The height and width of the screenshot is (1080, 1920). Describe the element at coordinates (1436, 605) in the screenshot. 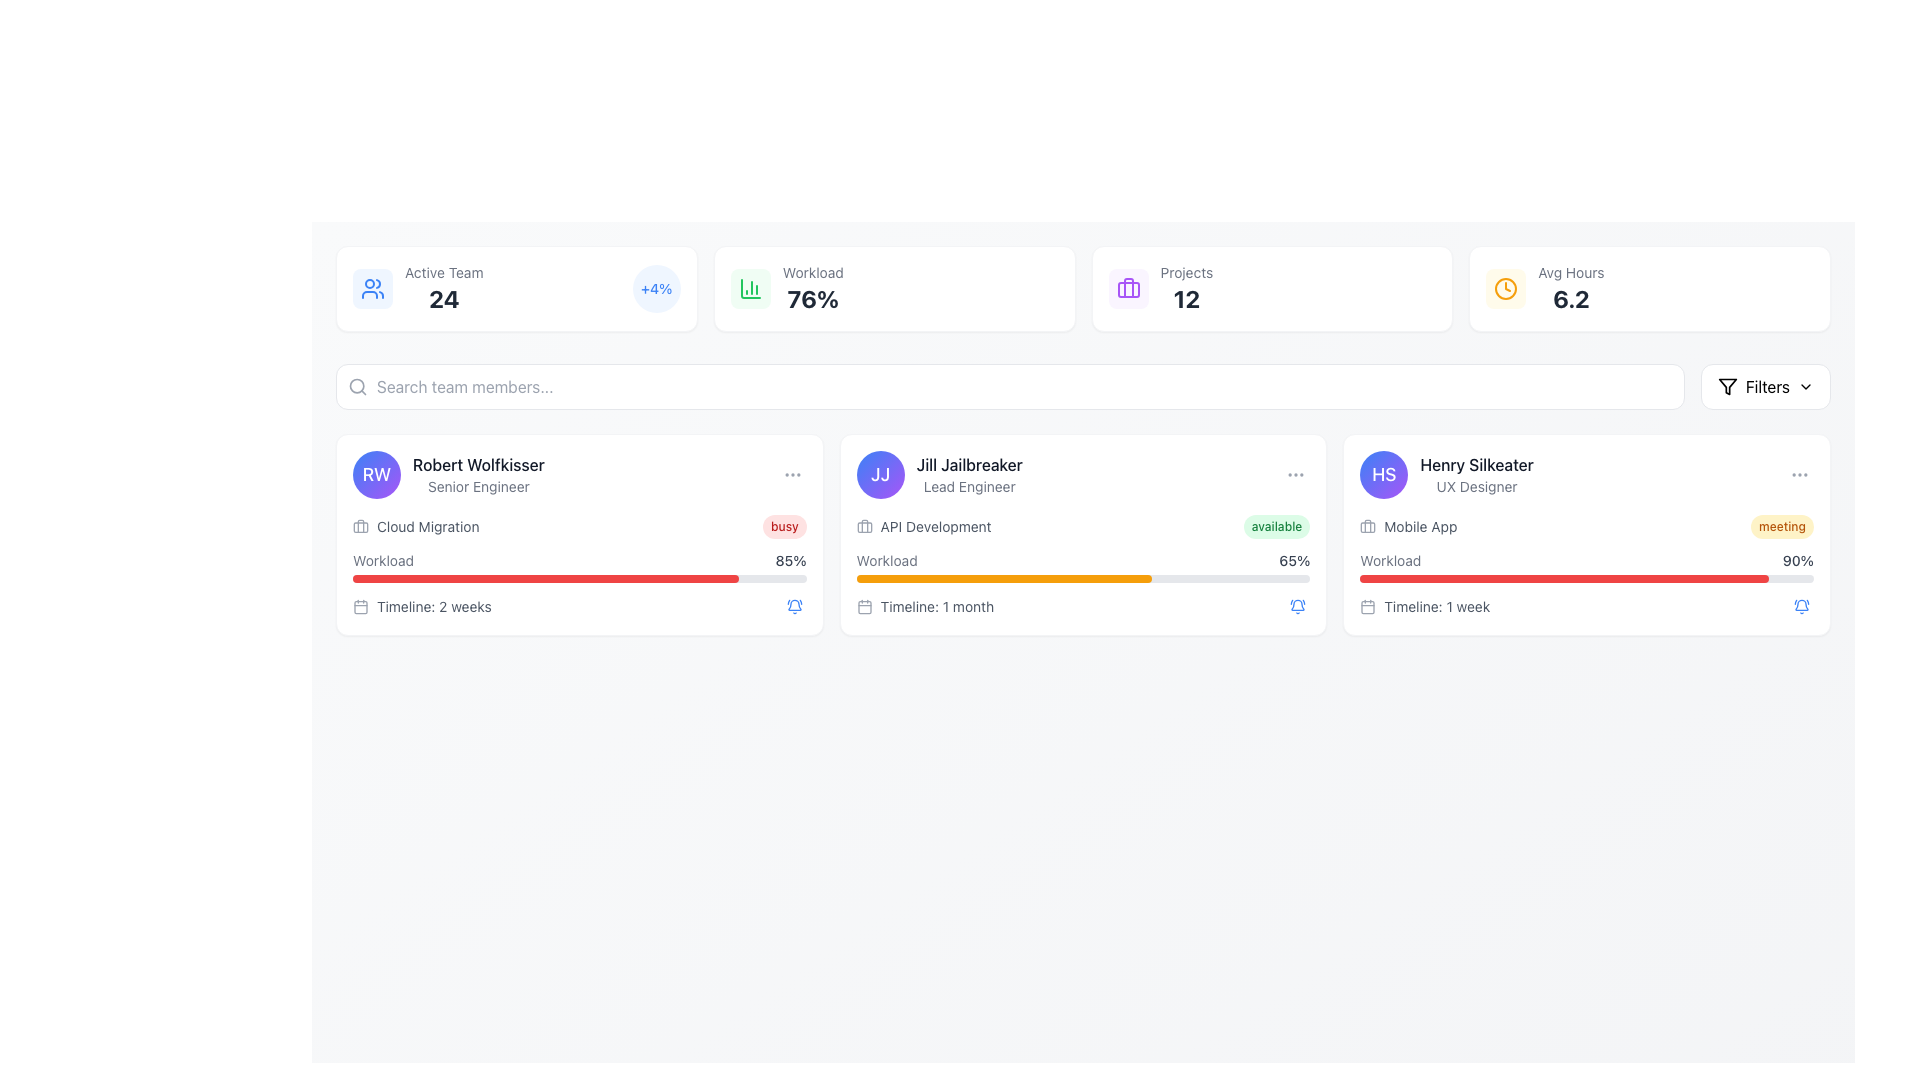

I see `the static text display that shows the timeline duration for the user 'Henry Silkeater', located at the bottom-right corner of the card below the workload progress bar` at that location.